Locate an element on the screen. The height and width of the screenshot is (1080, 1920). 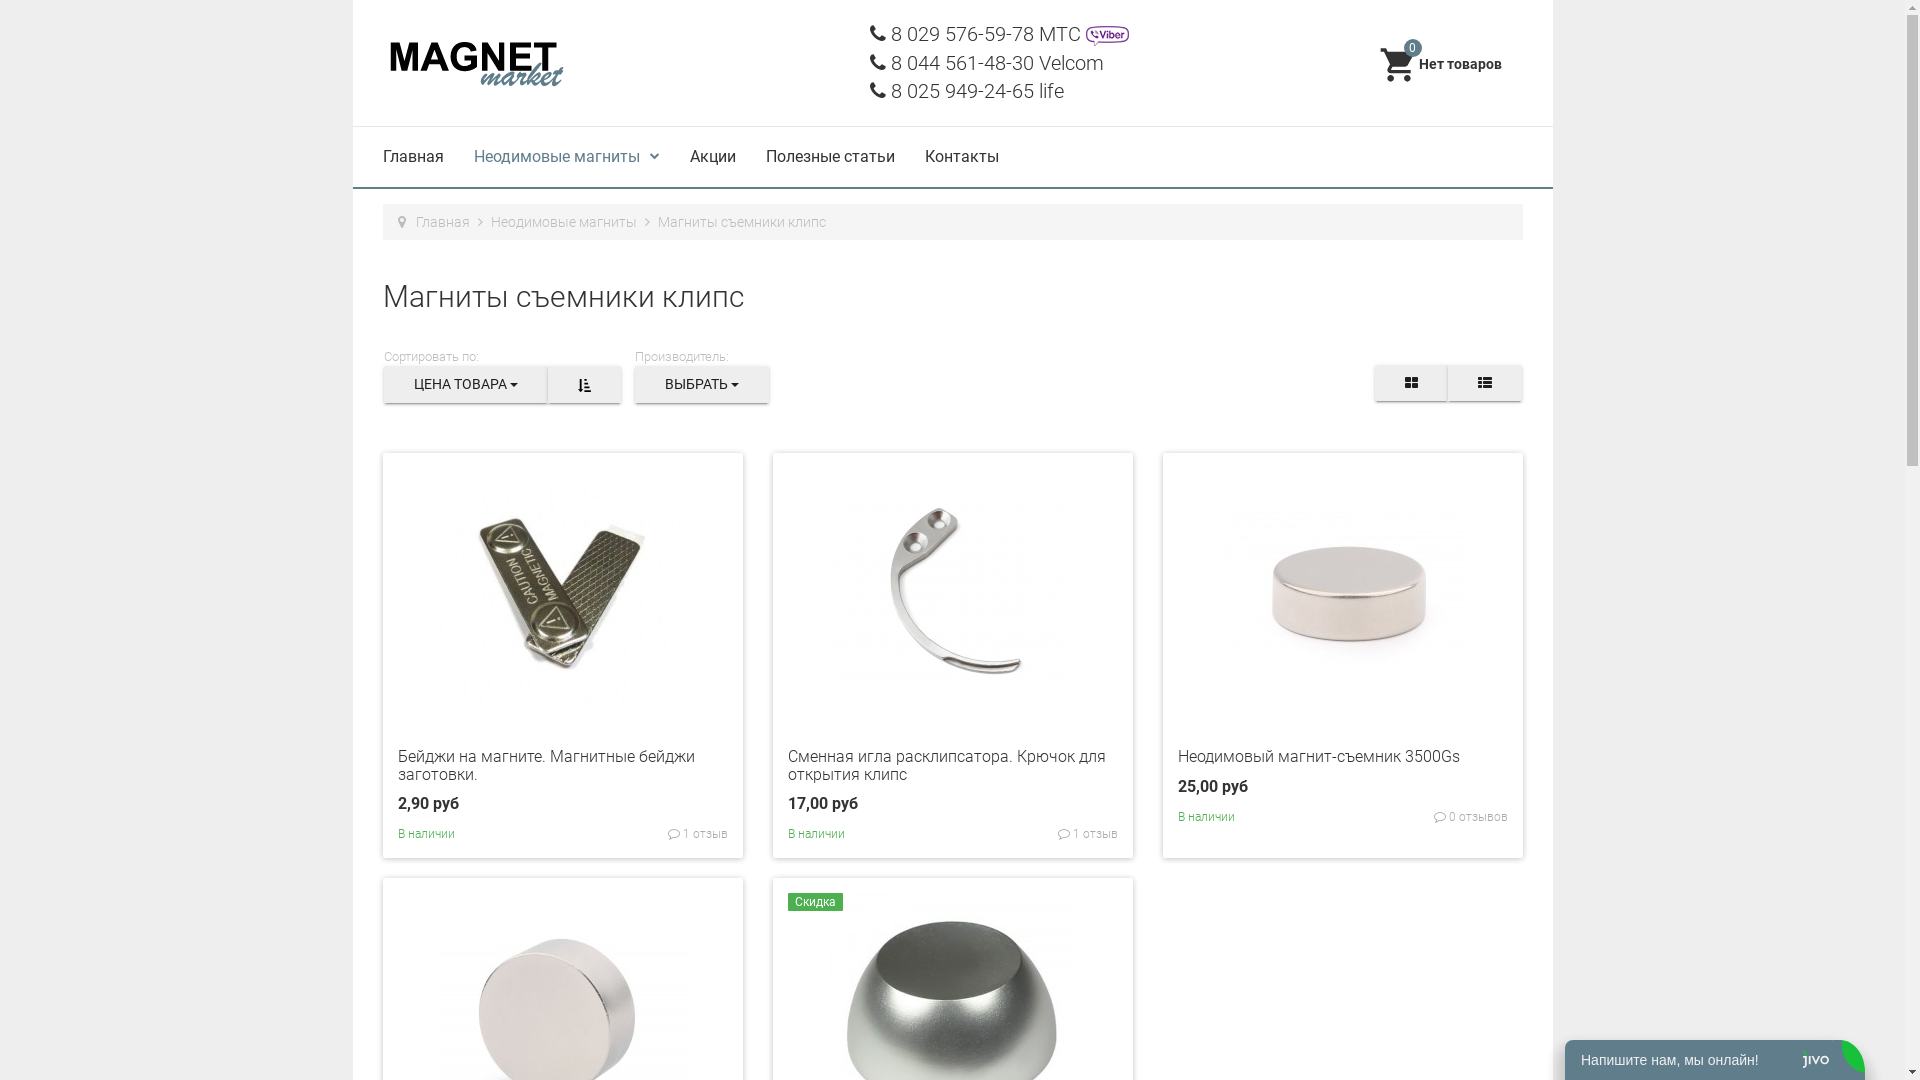
'MagnetMarket' is located at coordinates (475, 61).